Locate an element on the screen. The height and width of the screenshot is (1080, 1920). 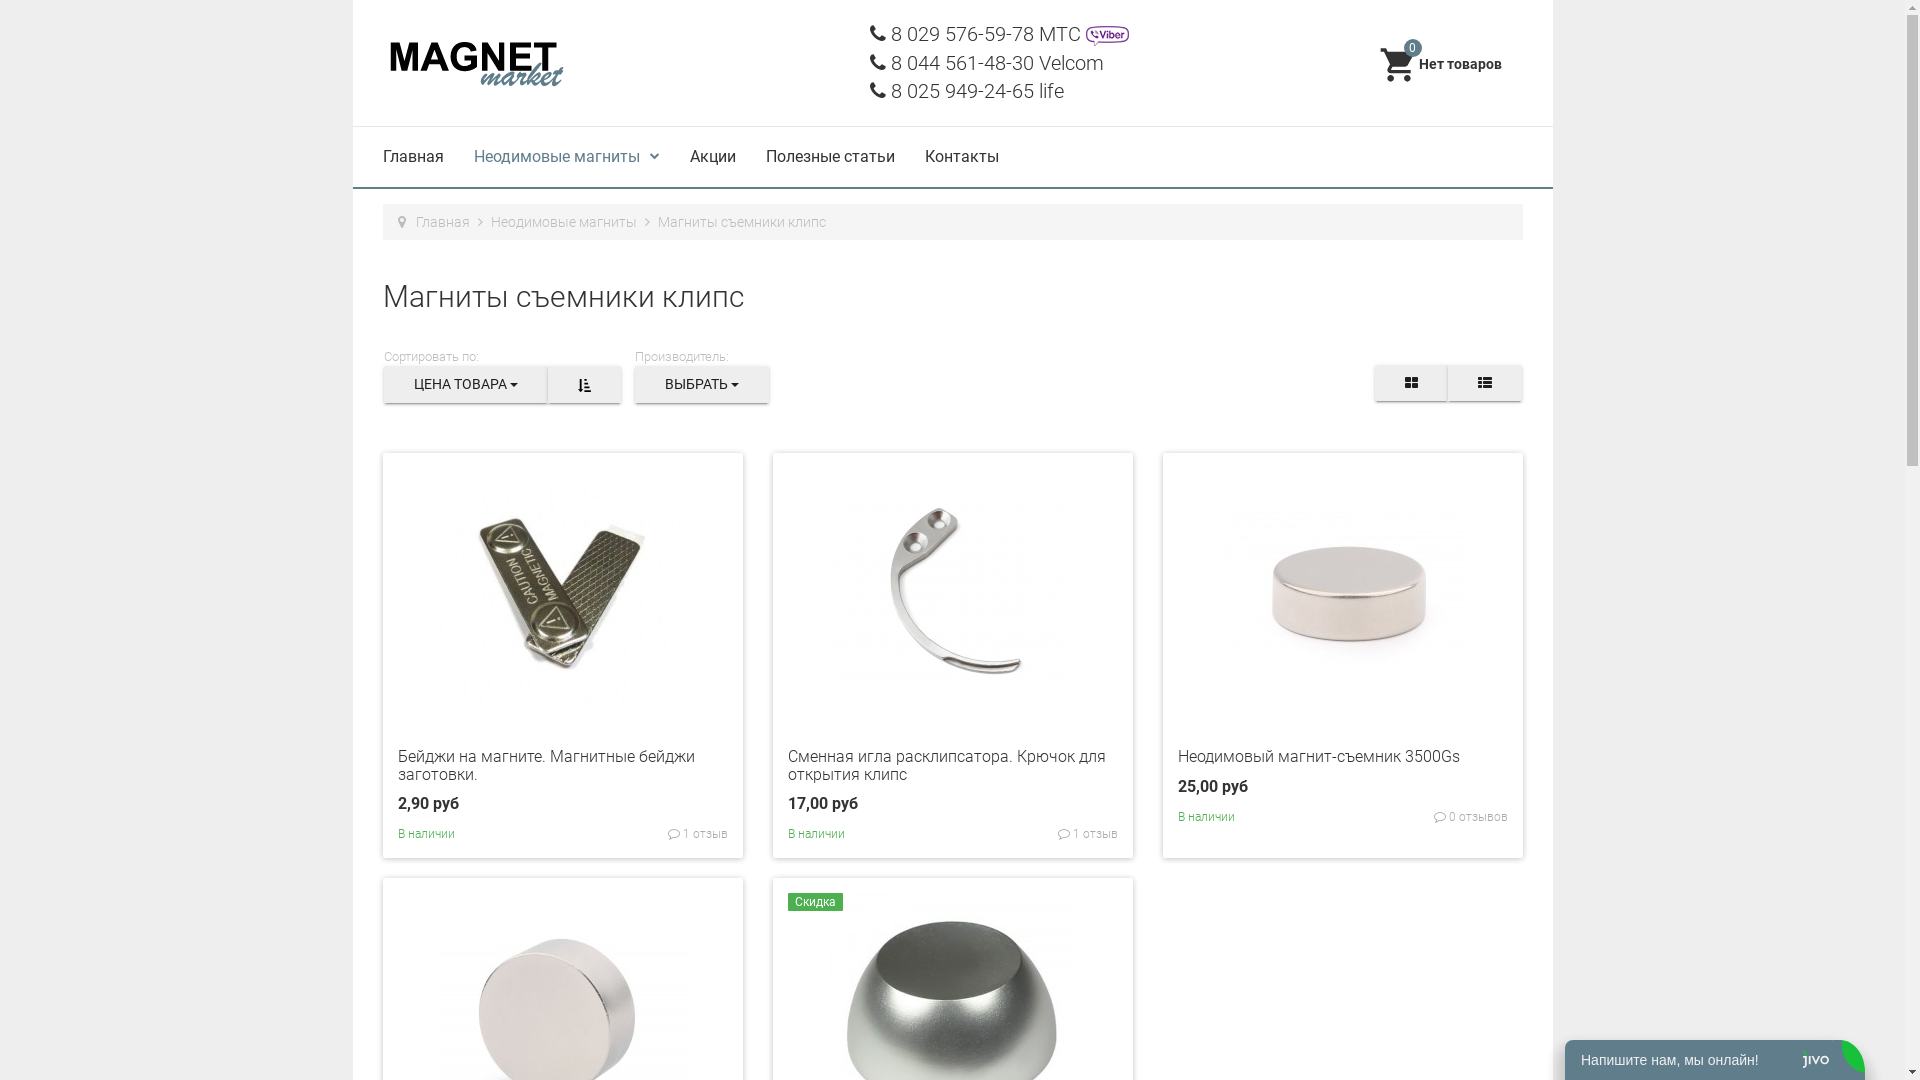
'MagnetMarket' is located at coordinates (475, 61).